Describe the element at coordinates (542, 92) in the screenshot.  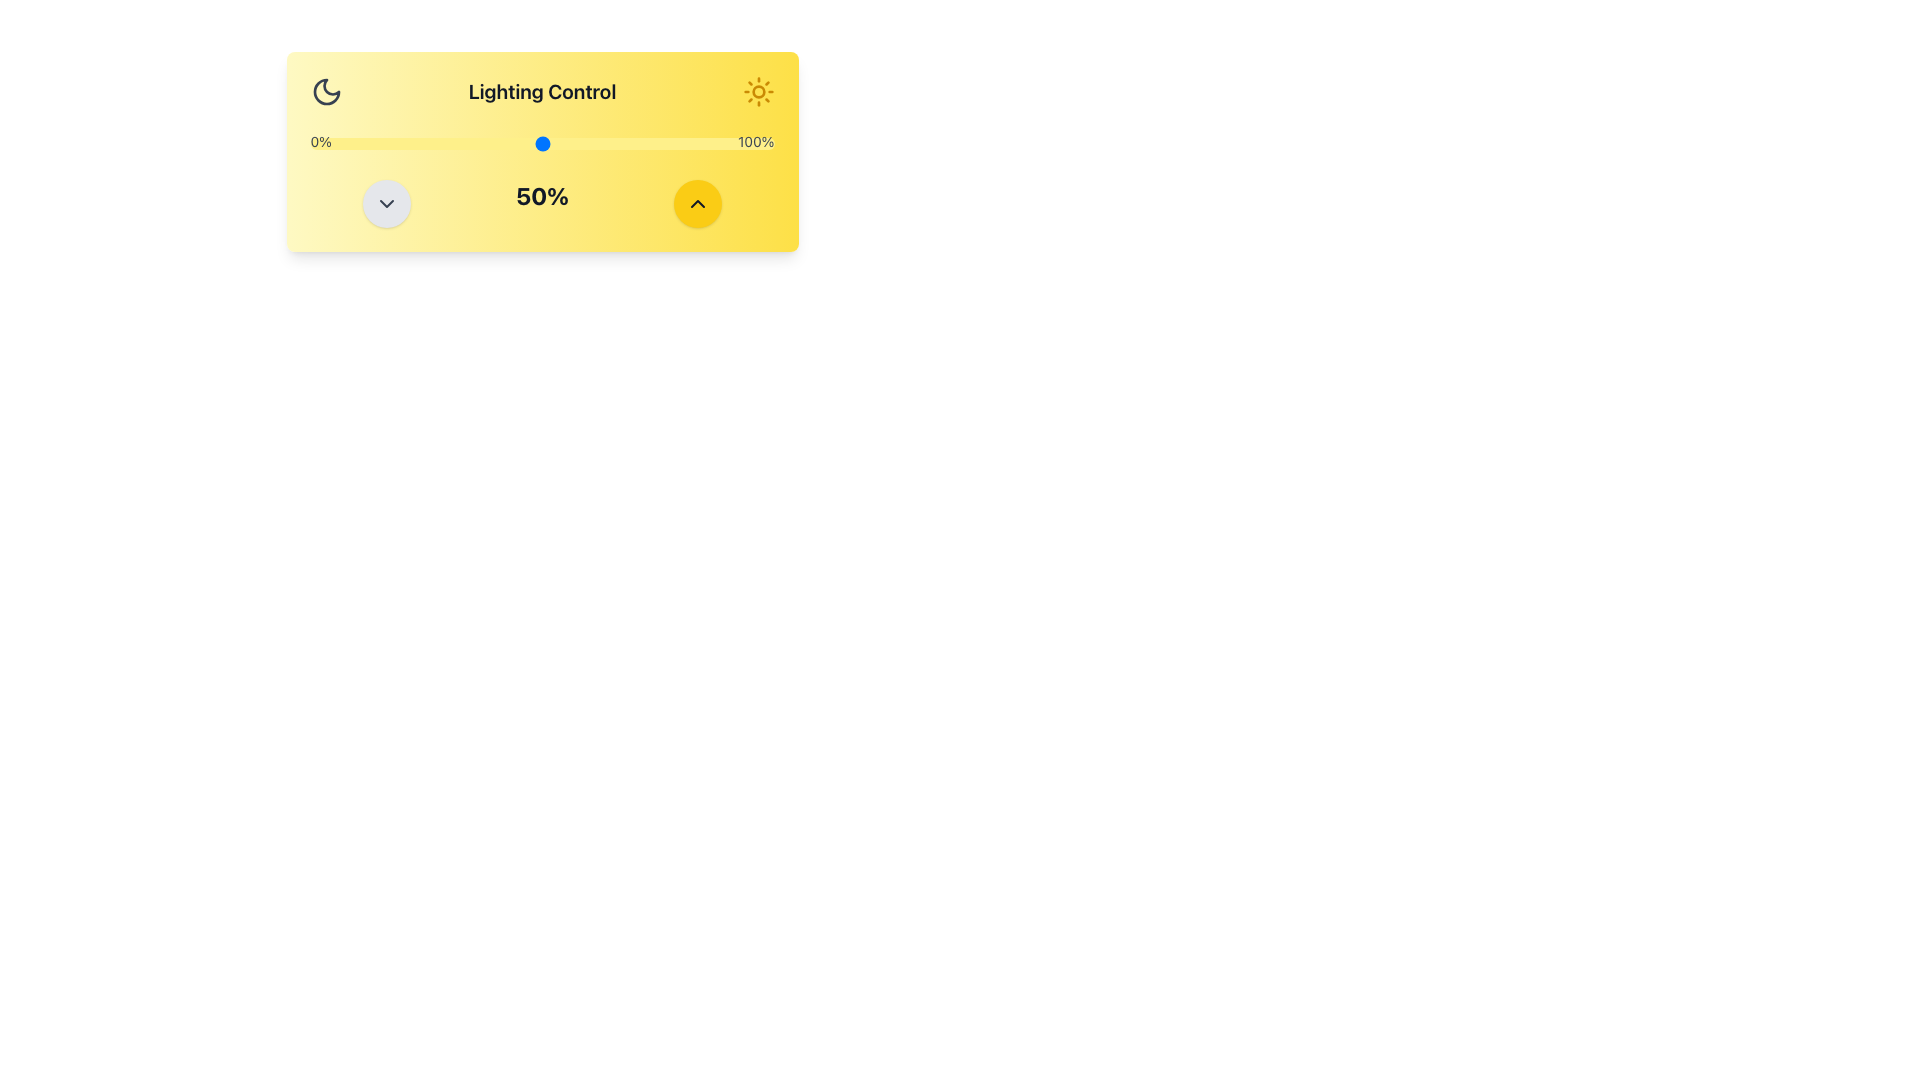
I see `the 'Lighting Control' text label which serves as the header for the control panel, centrally positioned between the moon icon on the left and the sun icon on the right` at that location.